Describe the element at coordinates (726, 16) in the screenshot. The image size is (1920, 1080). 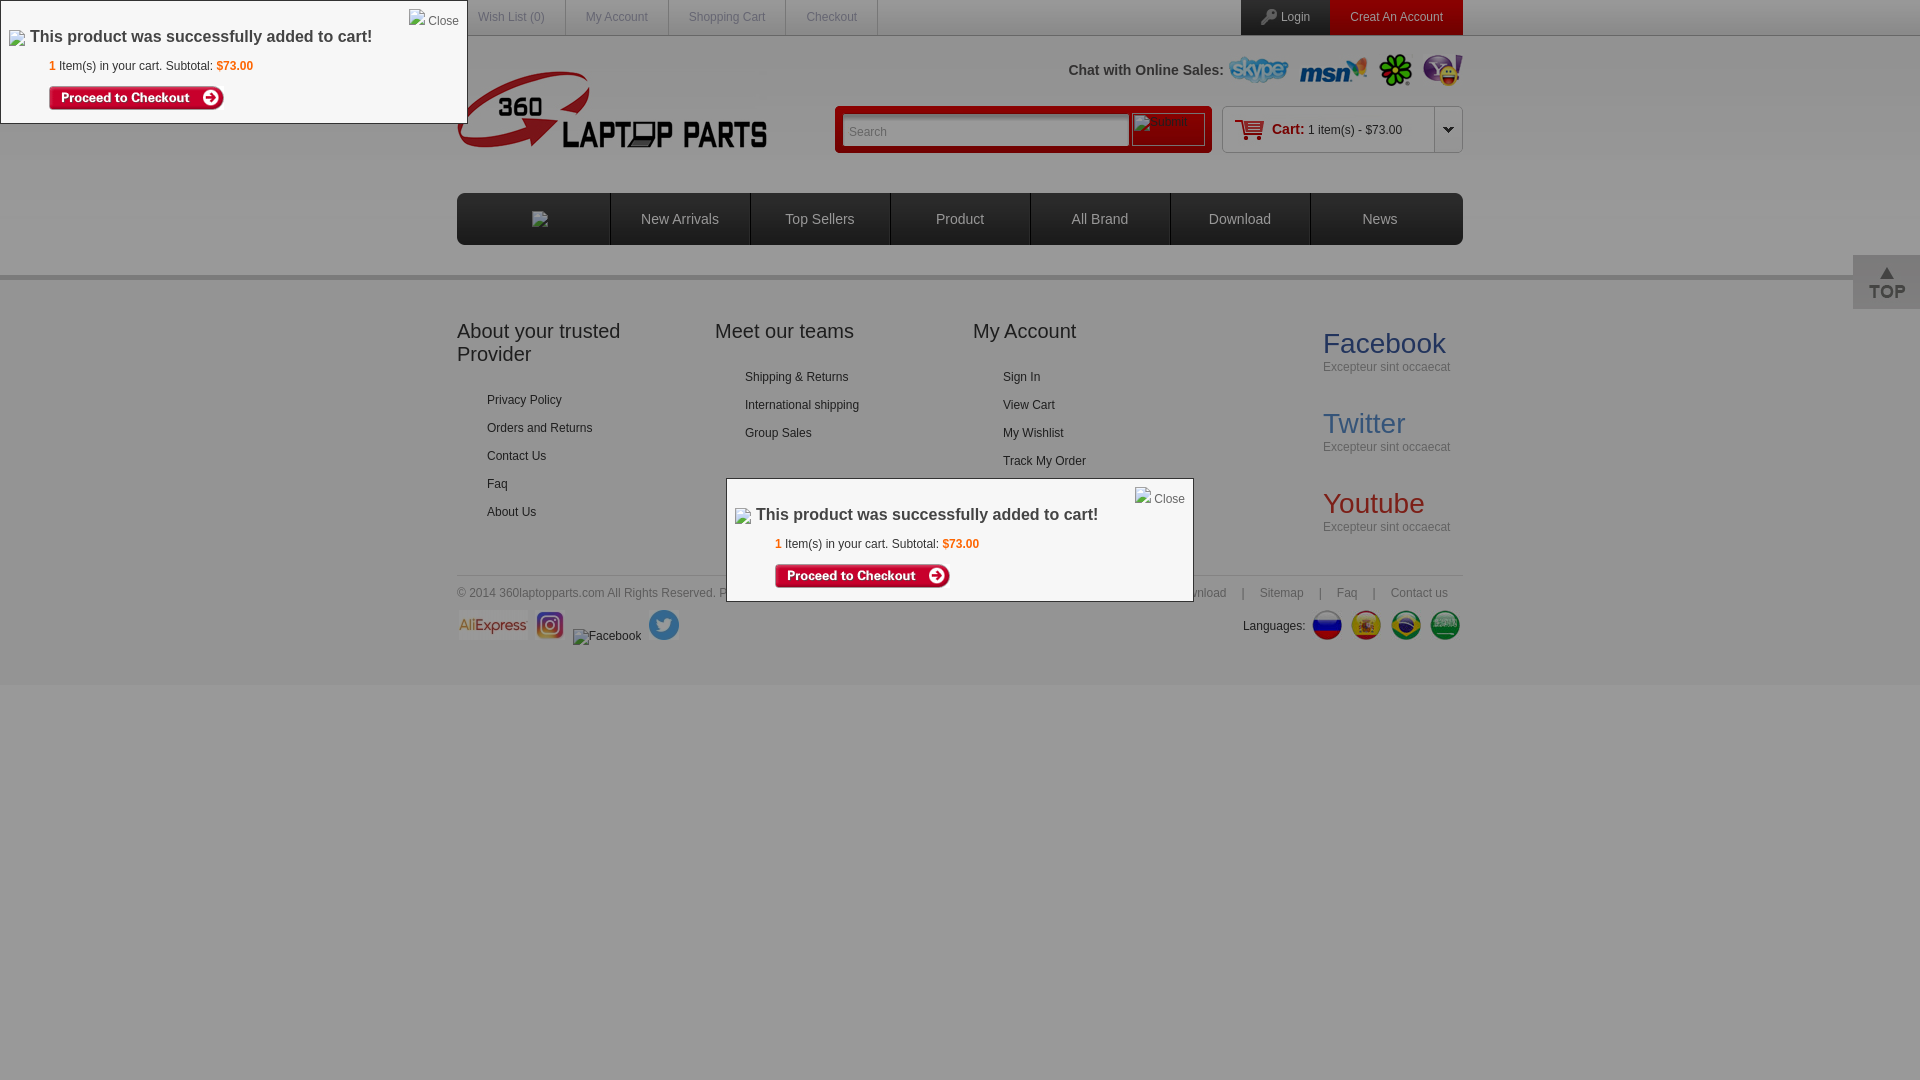
I see `'Shopping Cart'` at that location.